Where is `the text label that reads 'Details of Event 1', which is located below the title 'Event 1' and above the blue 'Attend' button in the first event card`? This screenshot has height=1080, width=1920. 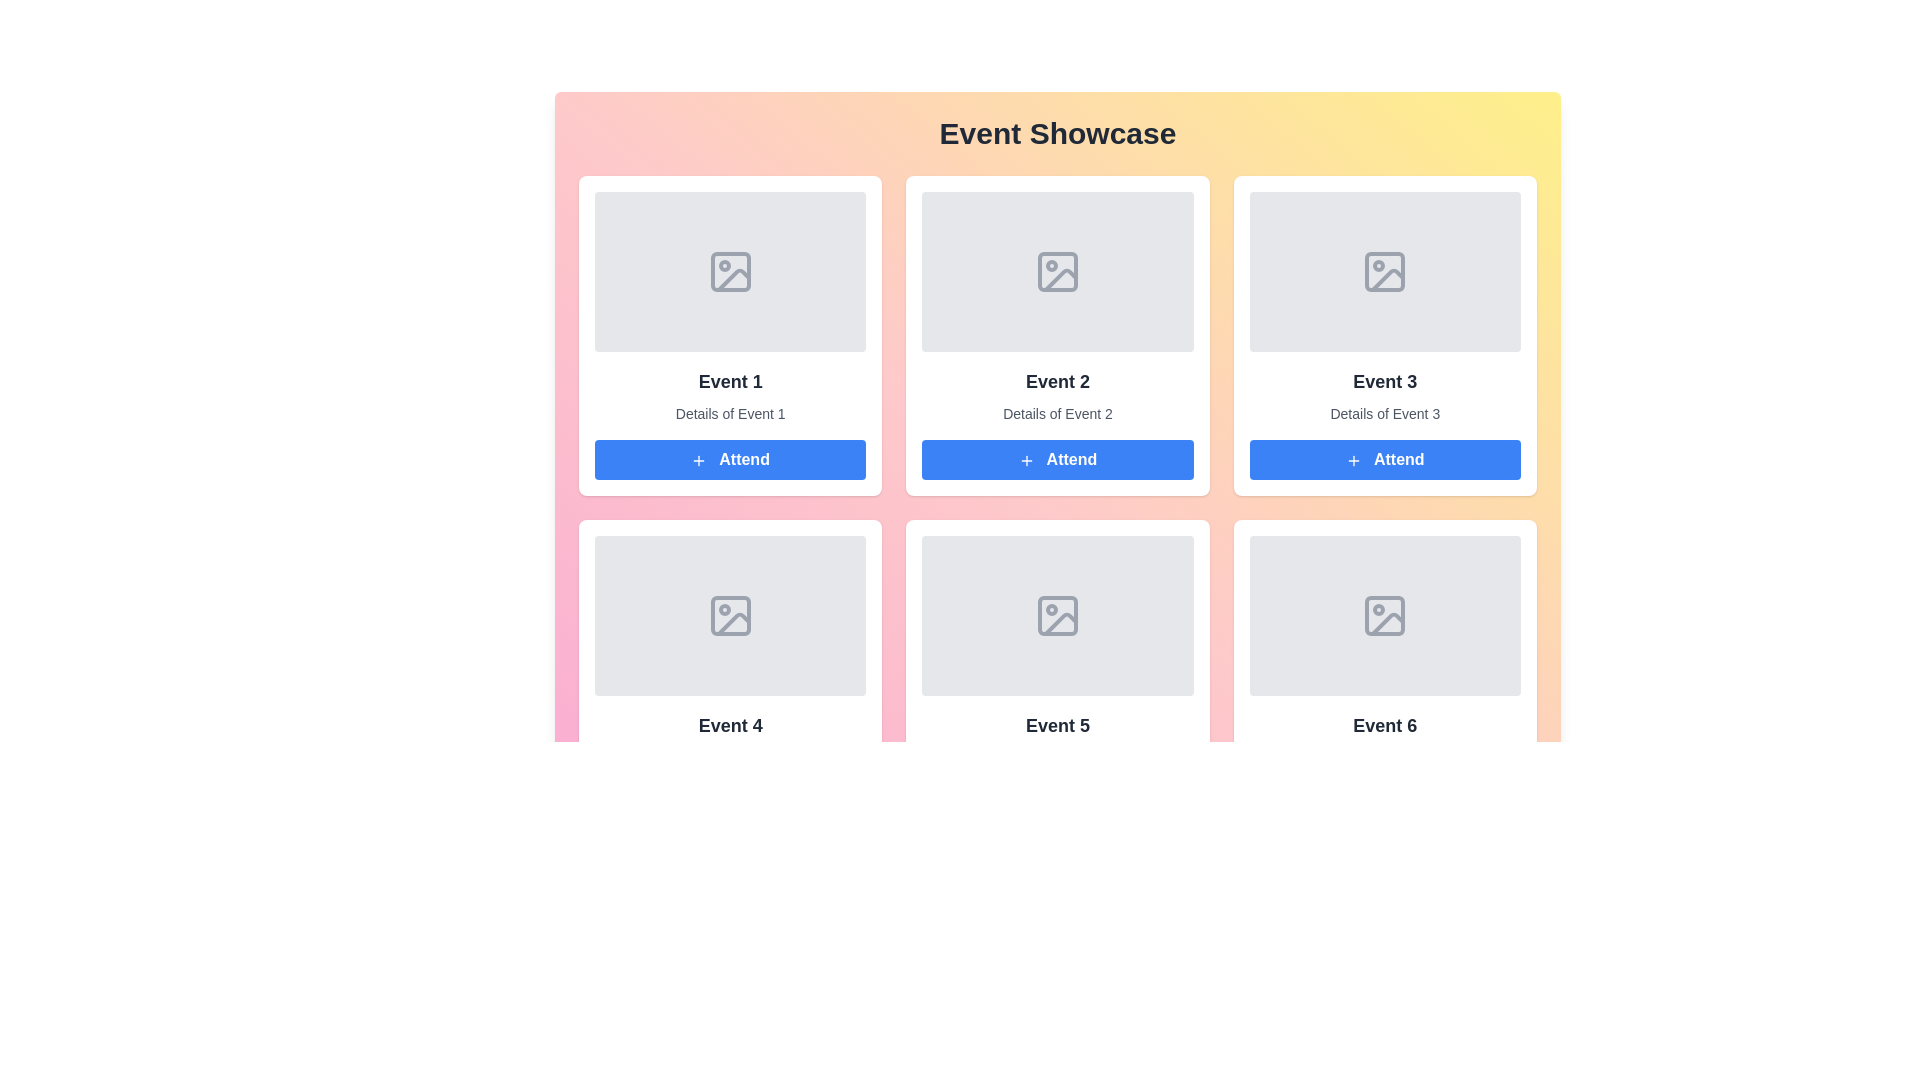
the text label that reads 'Details of Event 1', which is located below the title 'Event 1' and above the blue 'Attend' button in the first event card is located at coordinates (729, 412).